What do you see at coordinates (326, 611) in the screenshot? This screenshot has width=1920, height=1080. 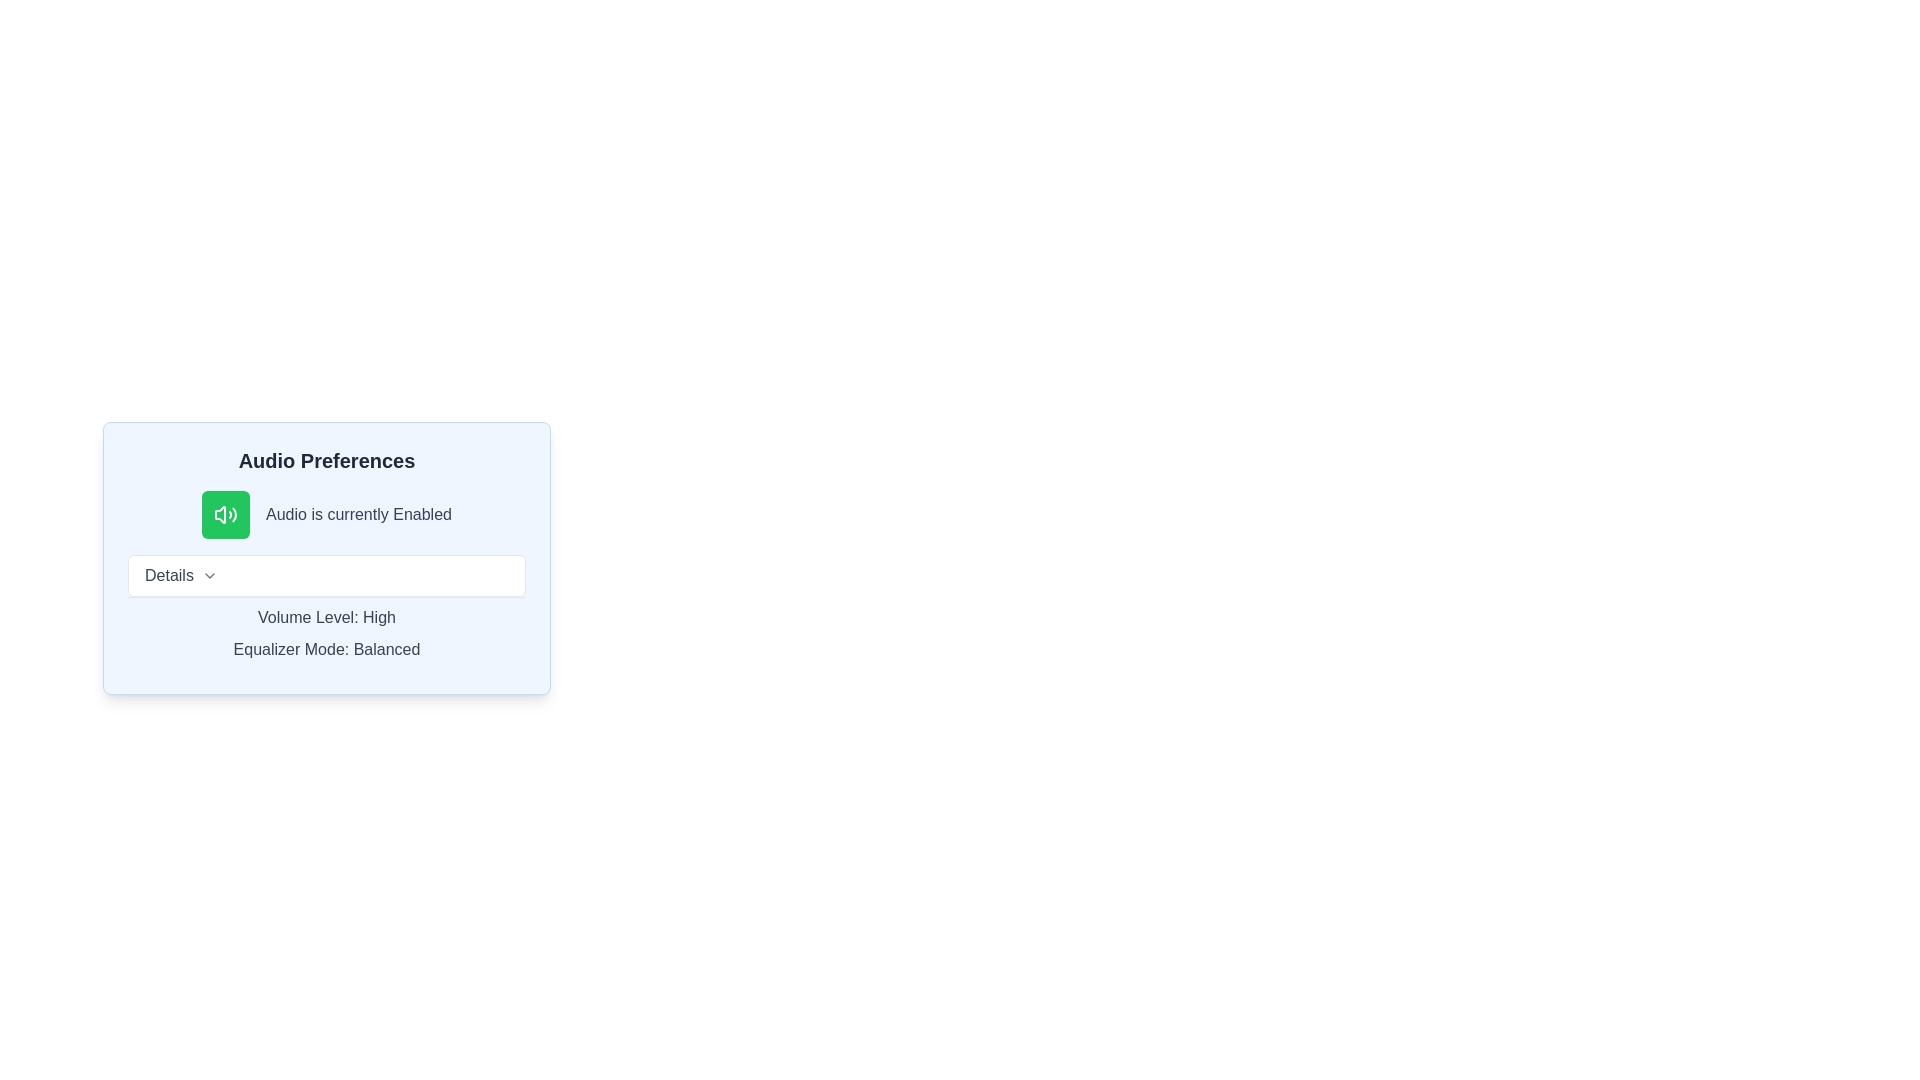 I see `the Text content block displaying audio settings information, specifically 'Volume Level: High' and 'Equalizer Mode: Balanced', located in the 'Audio Preferences' section beneath the 'Details' button` at bounding box center [326, 611].